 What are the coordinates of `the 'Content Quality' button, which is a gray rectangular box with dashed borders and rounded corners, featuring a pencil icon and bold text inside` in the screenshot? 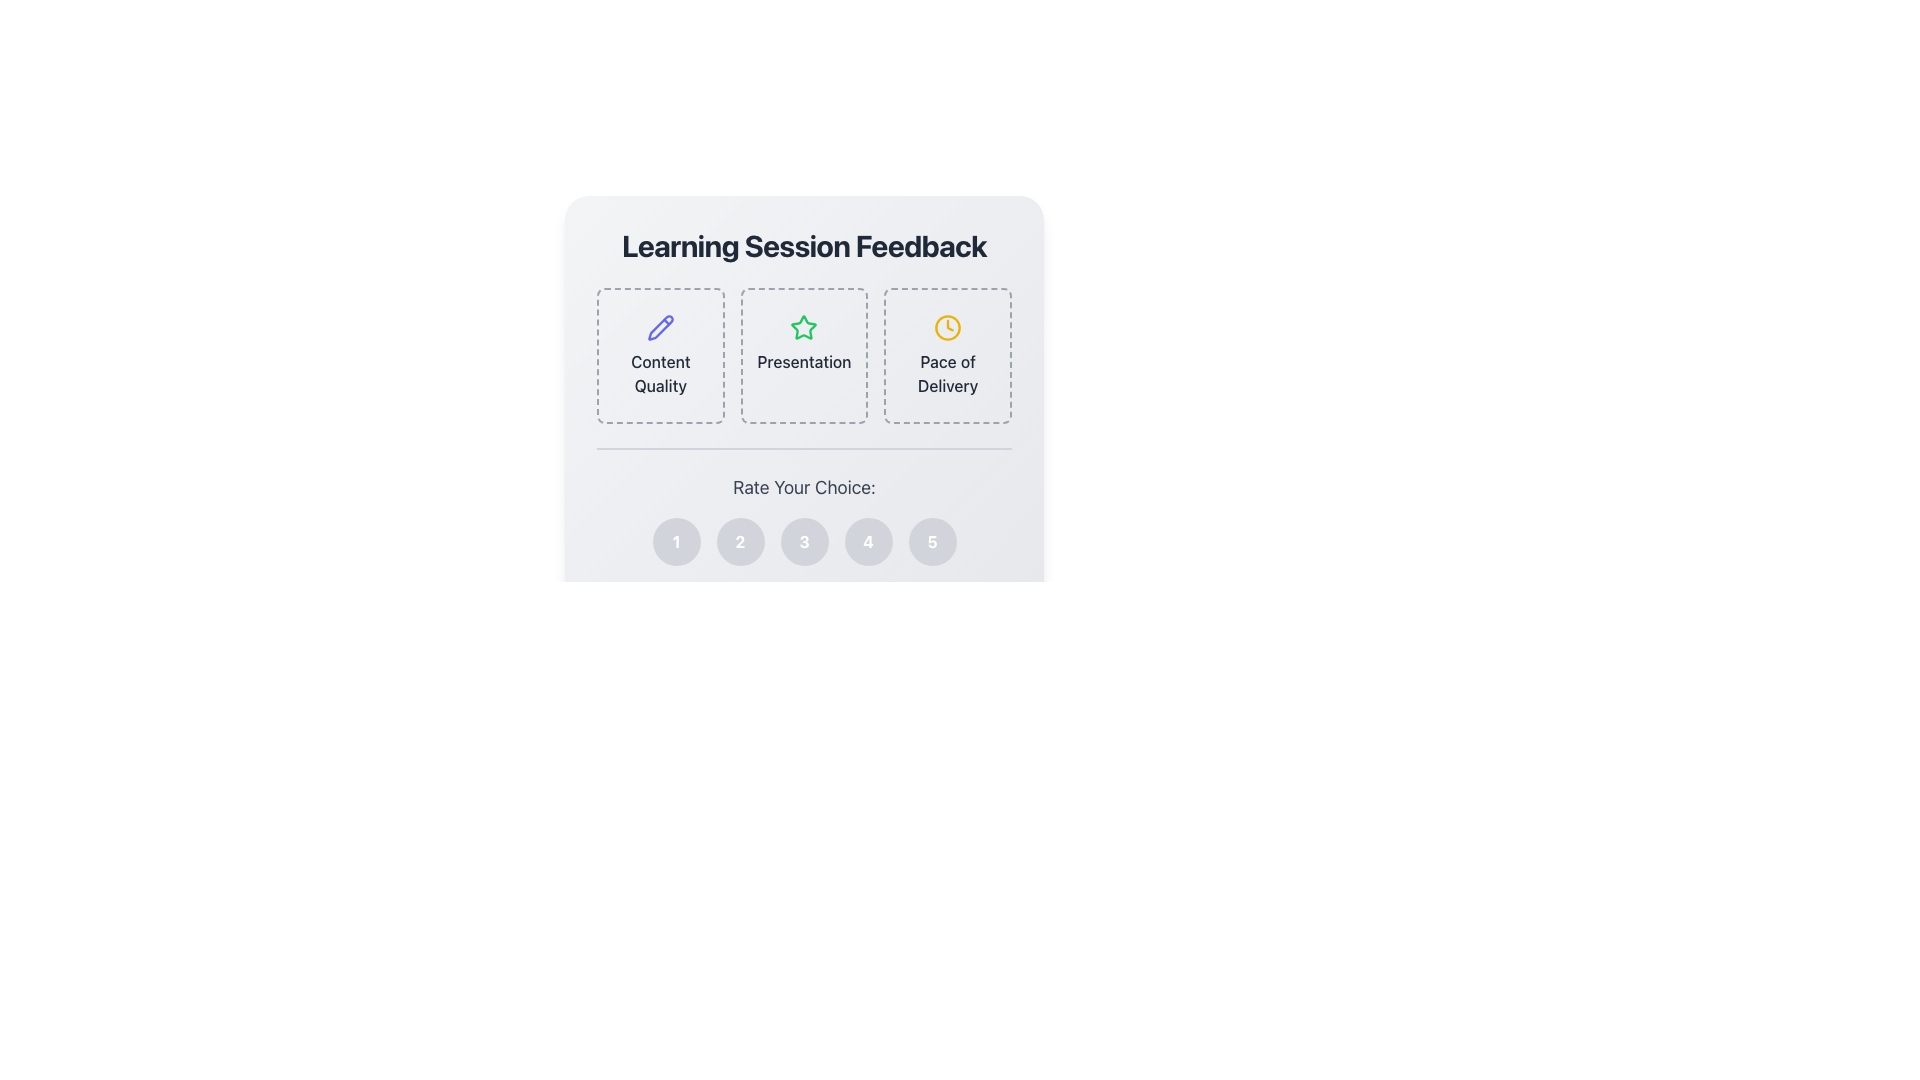 It's located at (660, 354).